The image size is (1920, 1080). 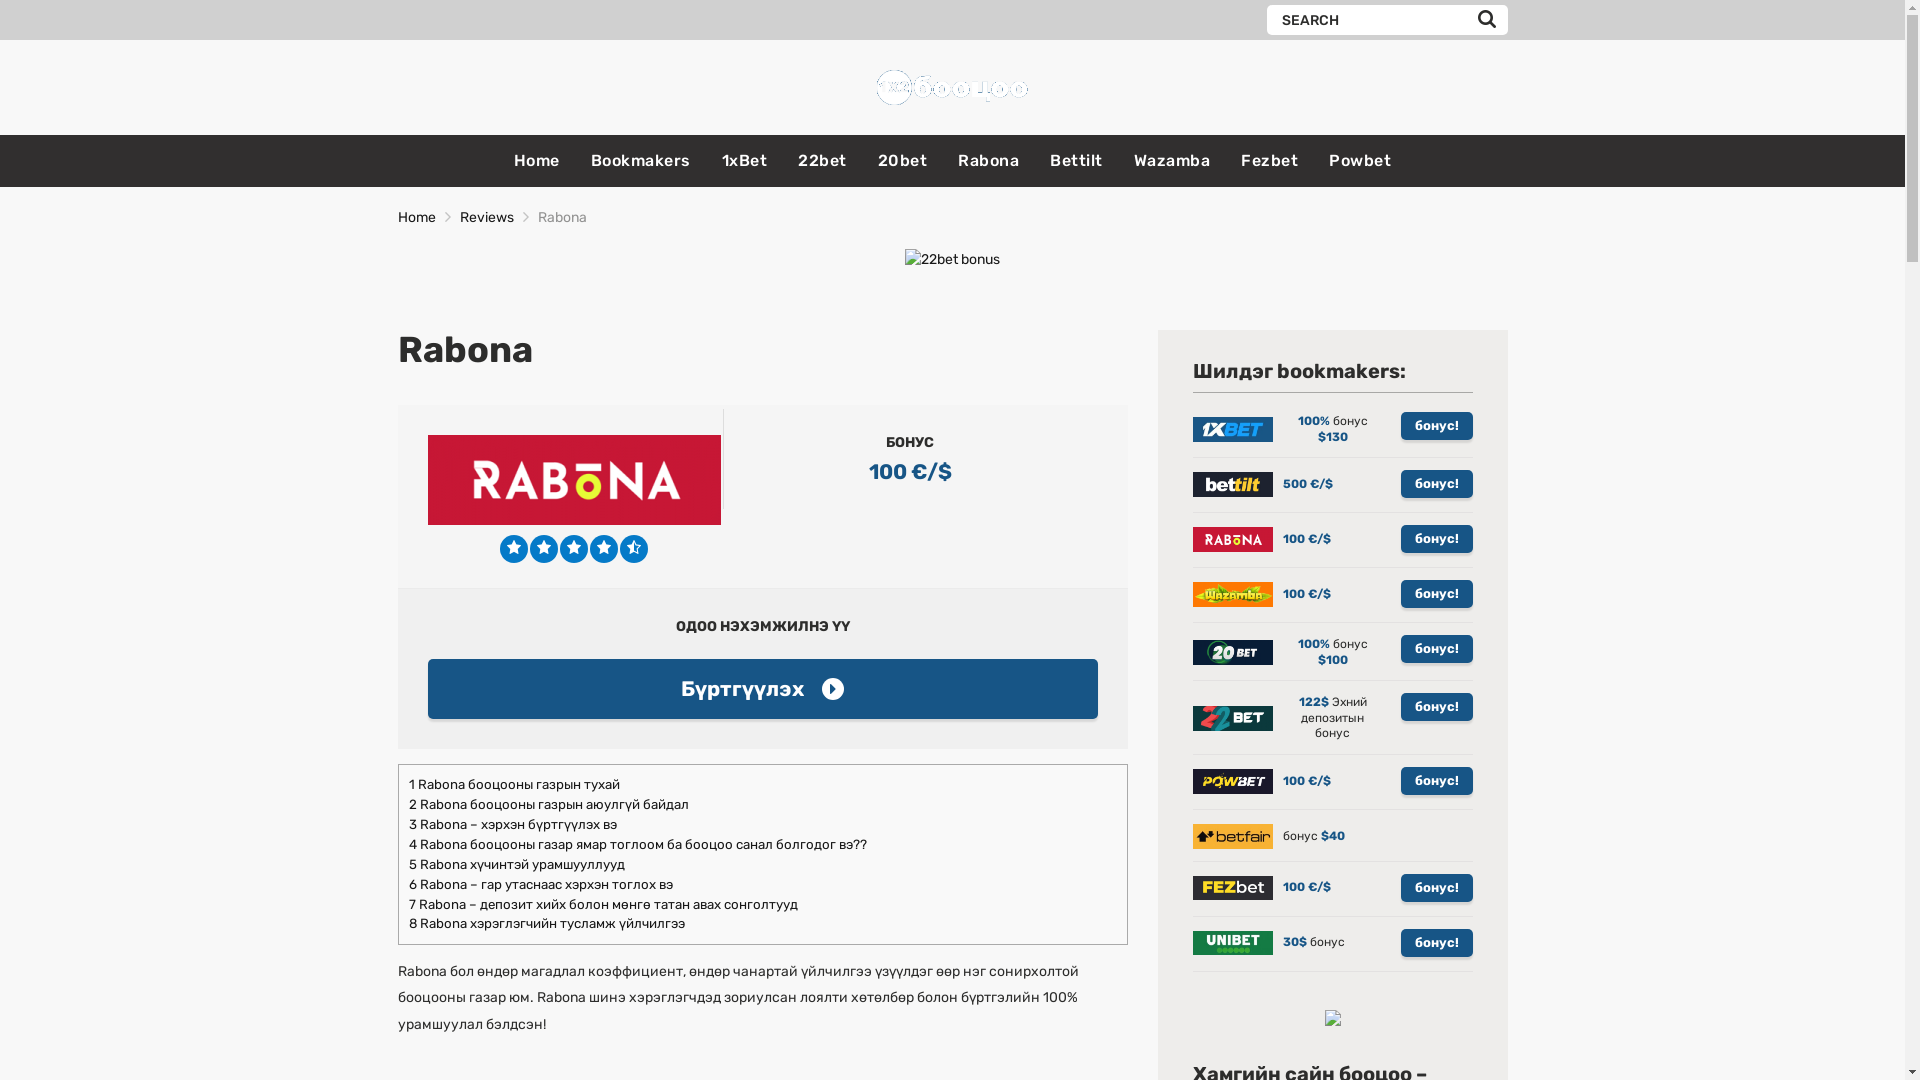 What do you see at coordinates (641, 160) in the screenshot?
I see `'Bookmakers'` at bounding box center [641, 160].